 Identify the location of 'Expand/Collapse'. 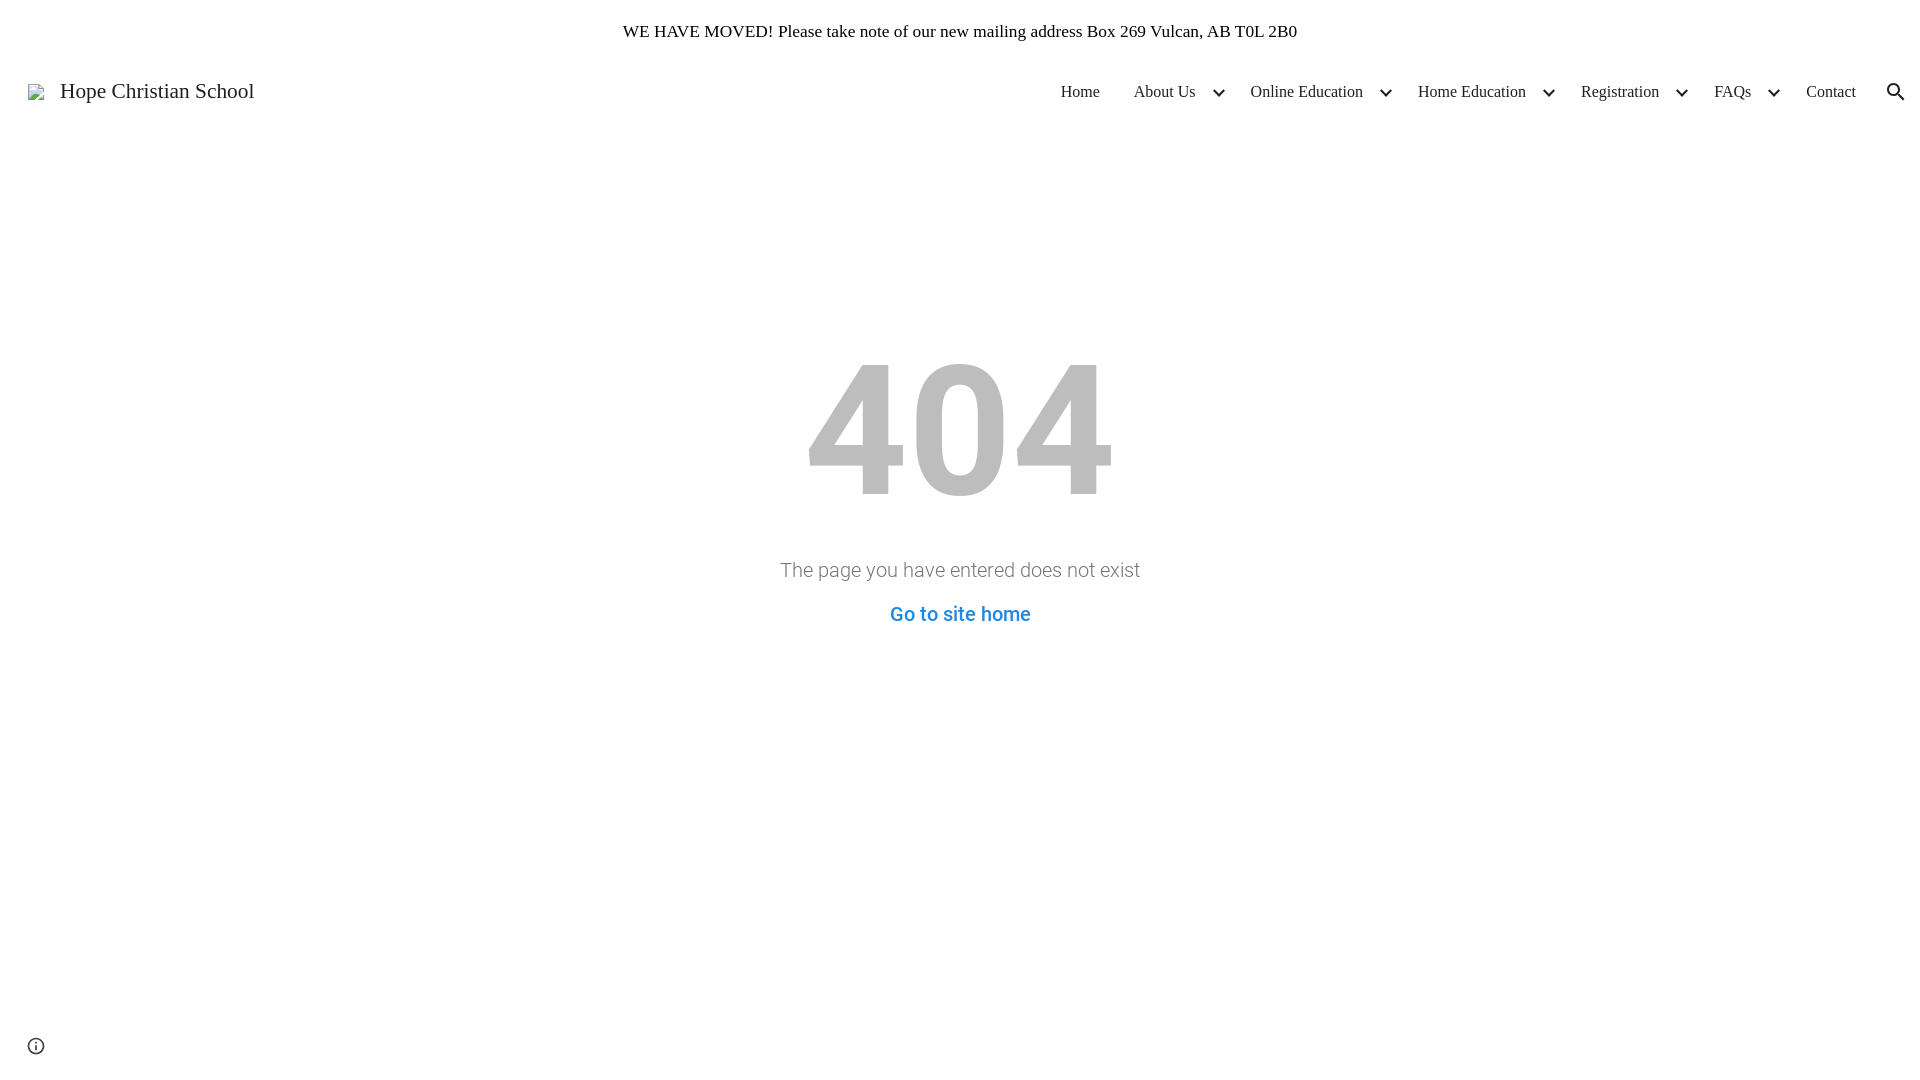
(1384, 92).